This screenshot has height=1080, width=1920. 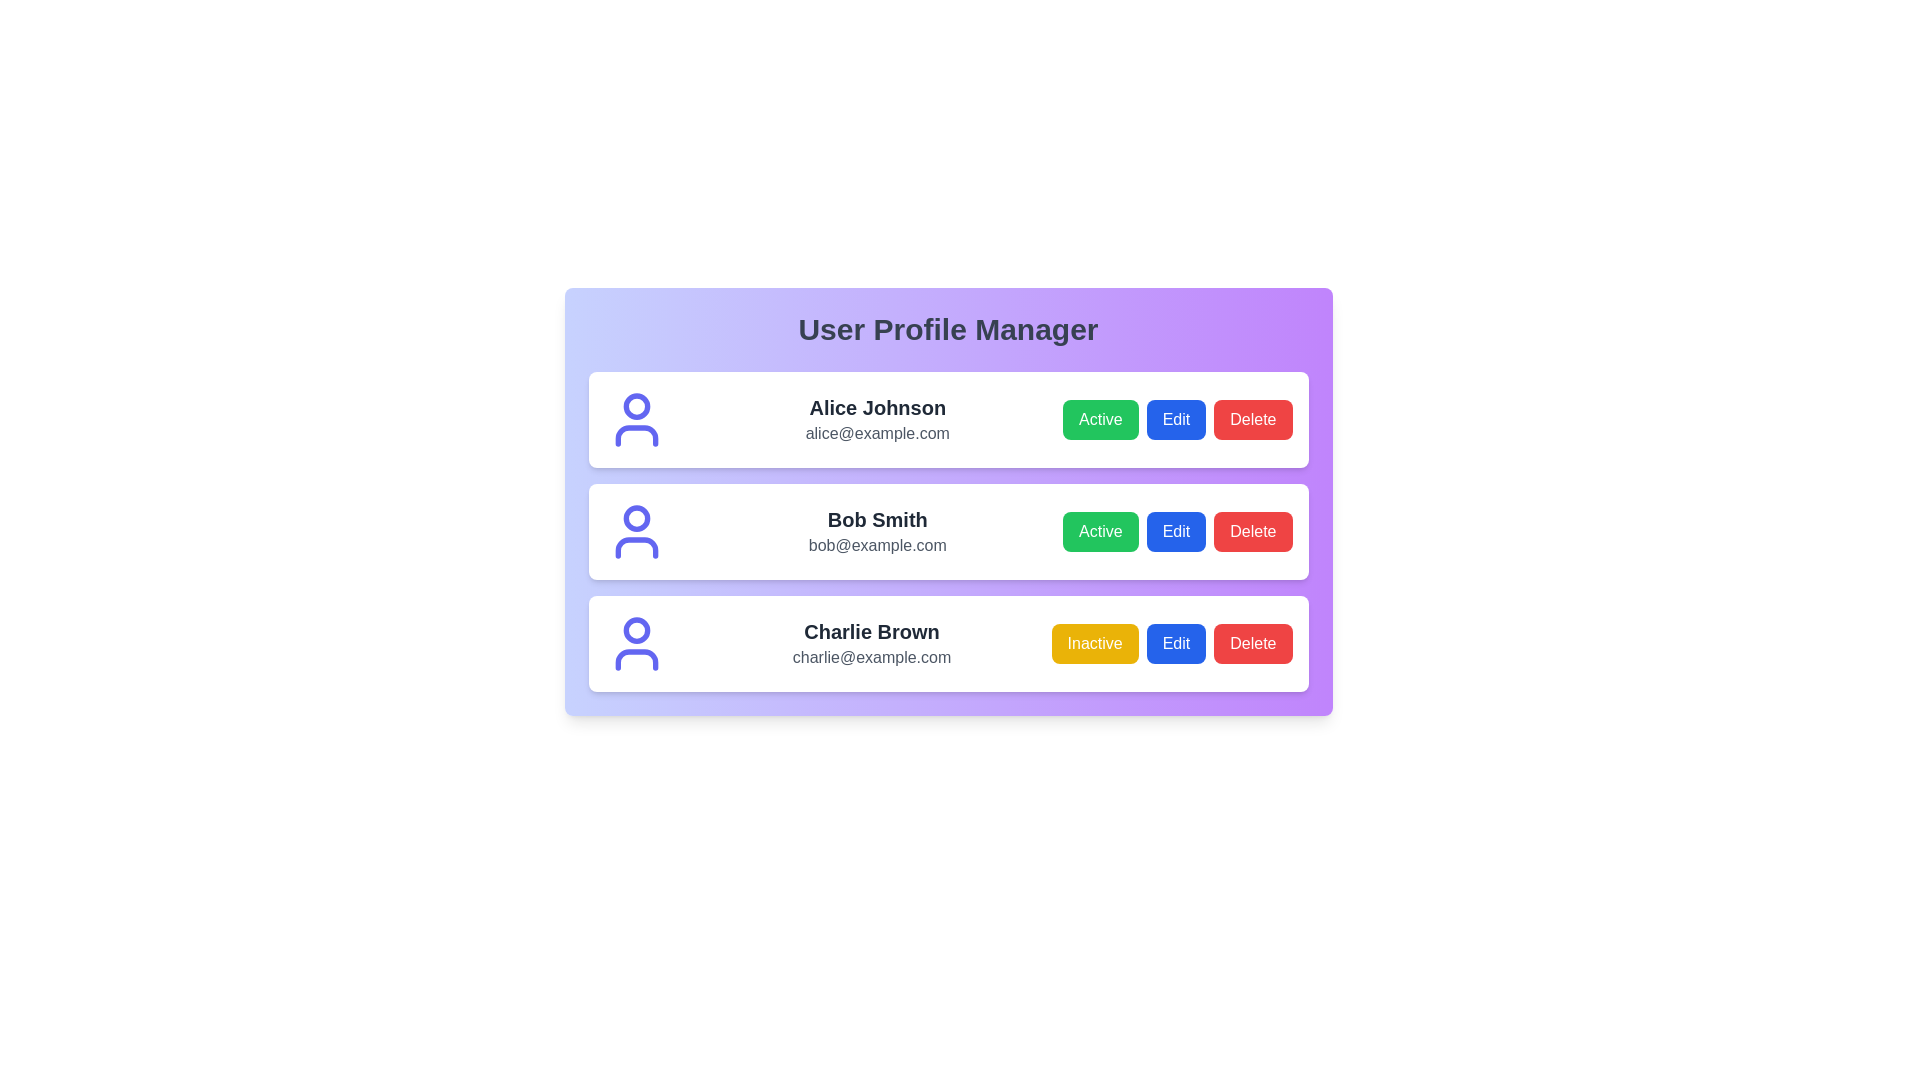 I want to click on 'Edit' button for the profile of Charlie Brown, so click(x=1176, y=644).